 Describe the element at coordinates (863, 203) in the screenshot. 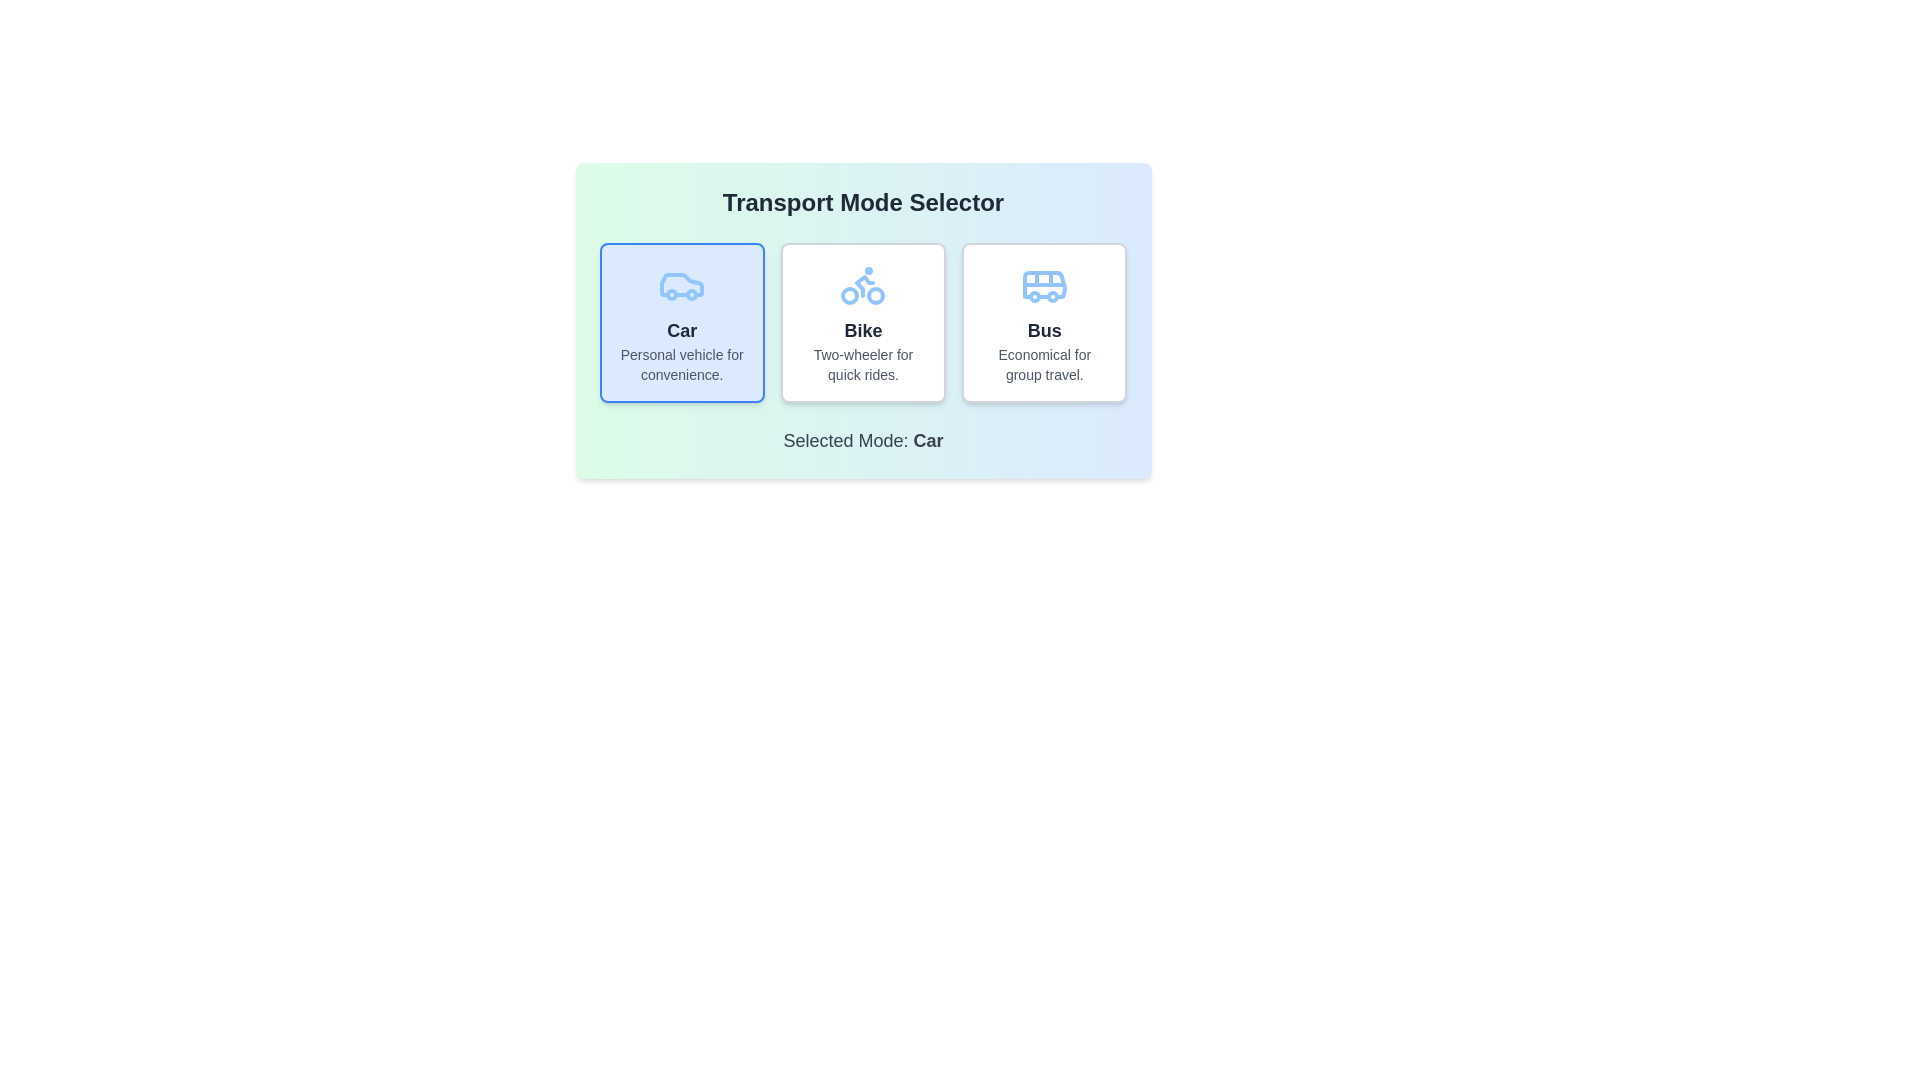

I see `the title text indicating the purpose of the section for selecting a mode of transport, positioned above the transport options grid` at that location.